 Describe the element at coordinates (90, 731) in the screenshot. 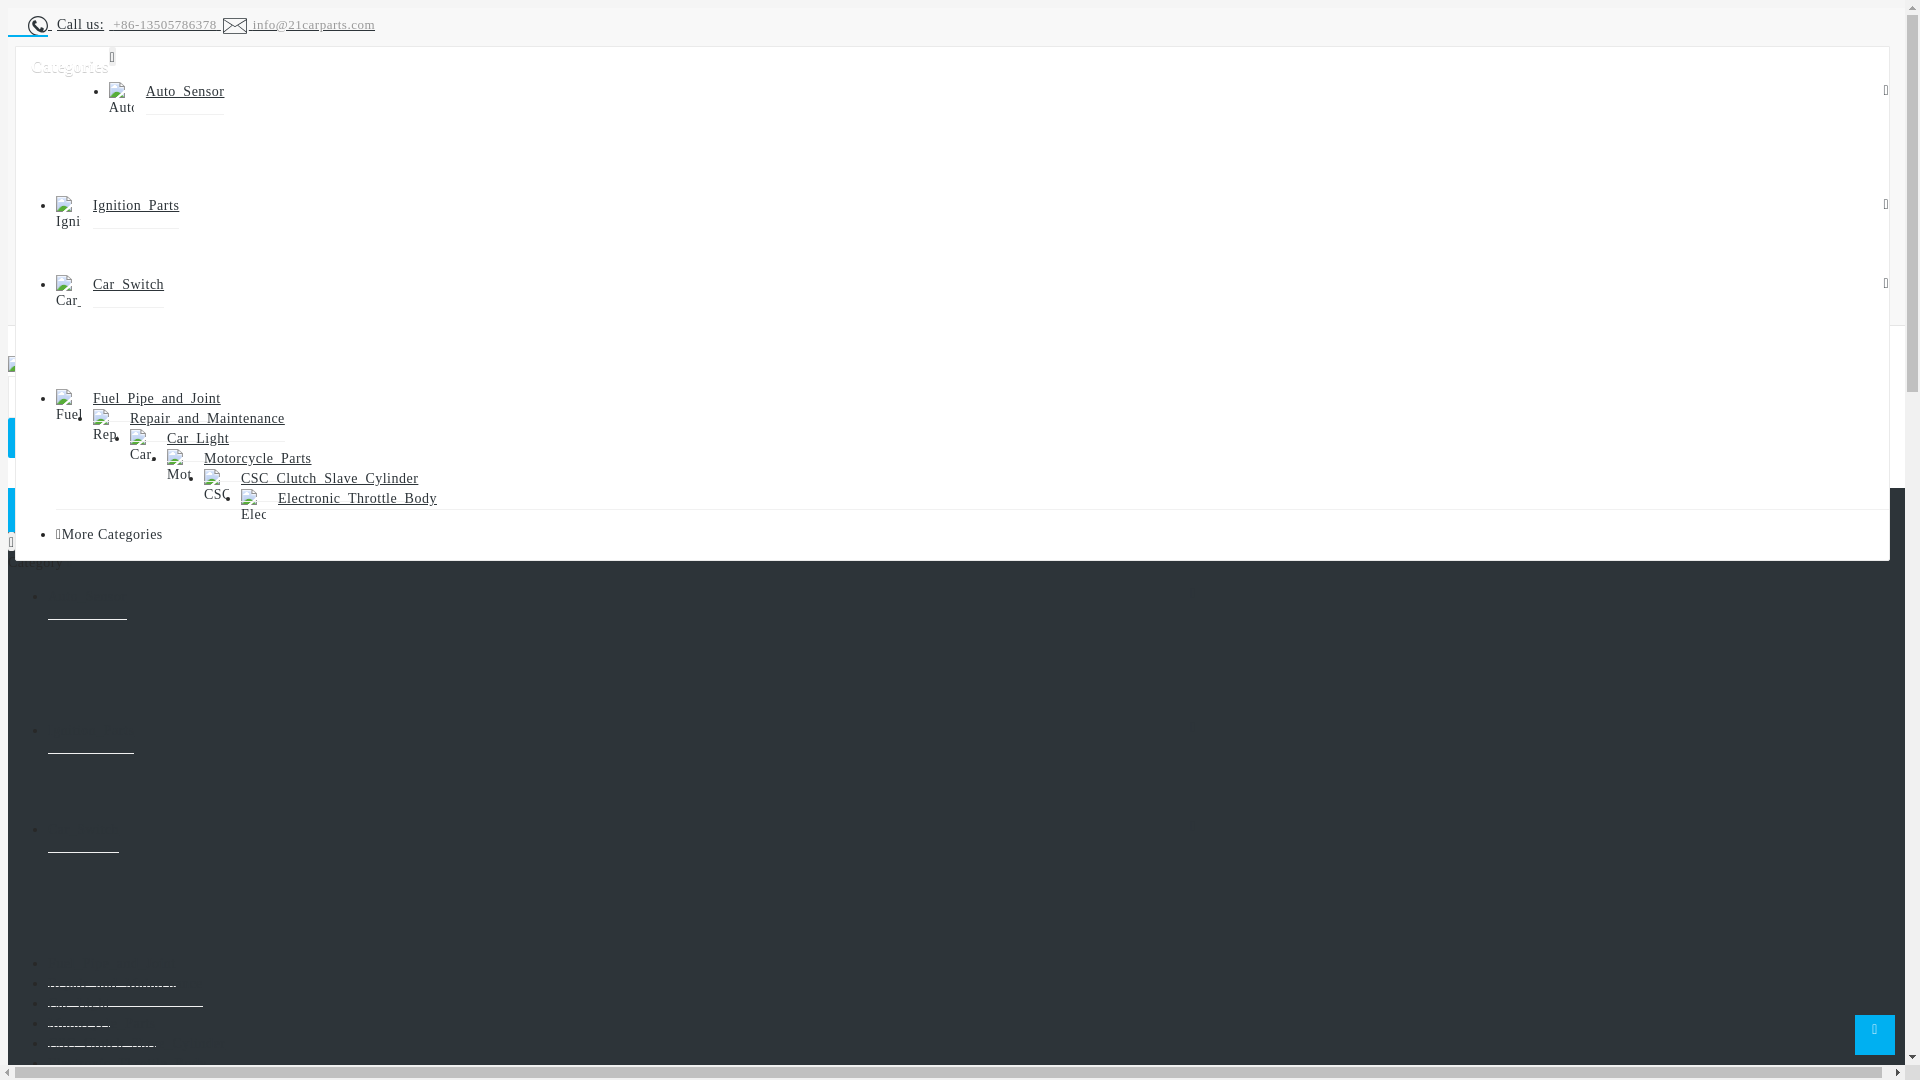

I see `'Ignition_Parts'` at that location.